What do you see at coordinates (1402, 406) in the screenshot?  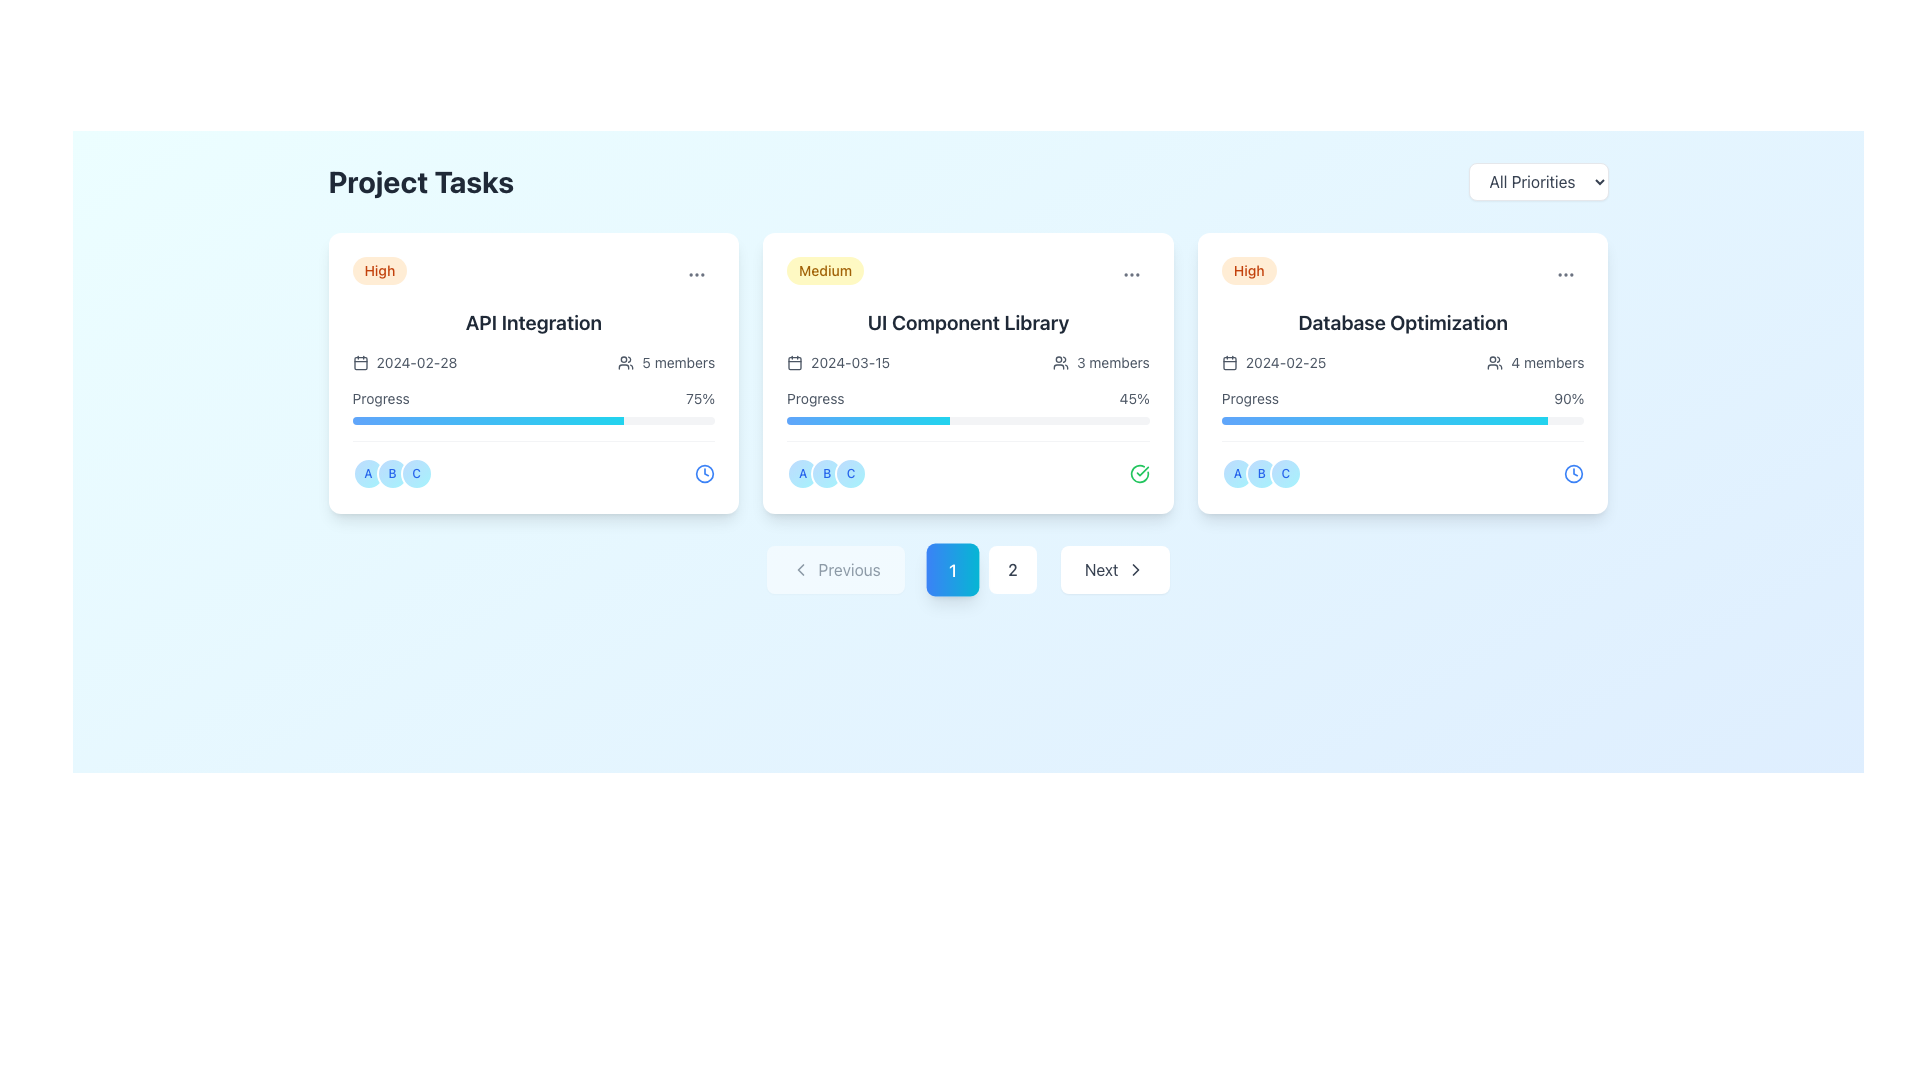 I see `text displayed on the progress bar labeled 'Progress' or '90%' located in the lower part of the card labeled 'Database Optimization'` at bounding box center [1402, 406].